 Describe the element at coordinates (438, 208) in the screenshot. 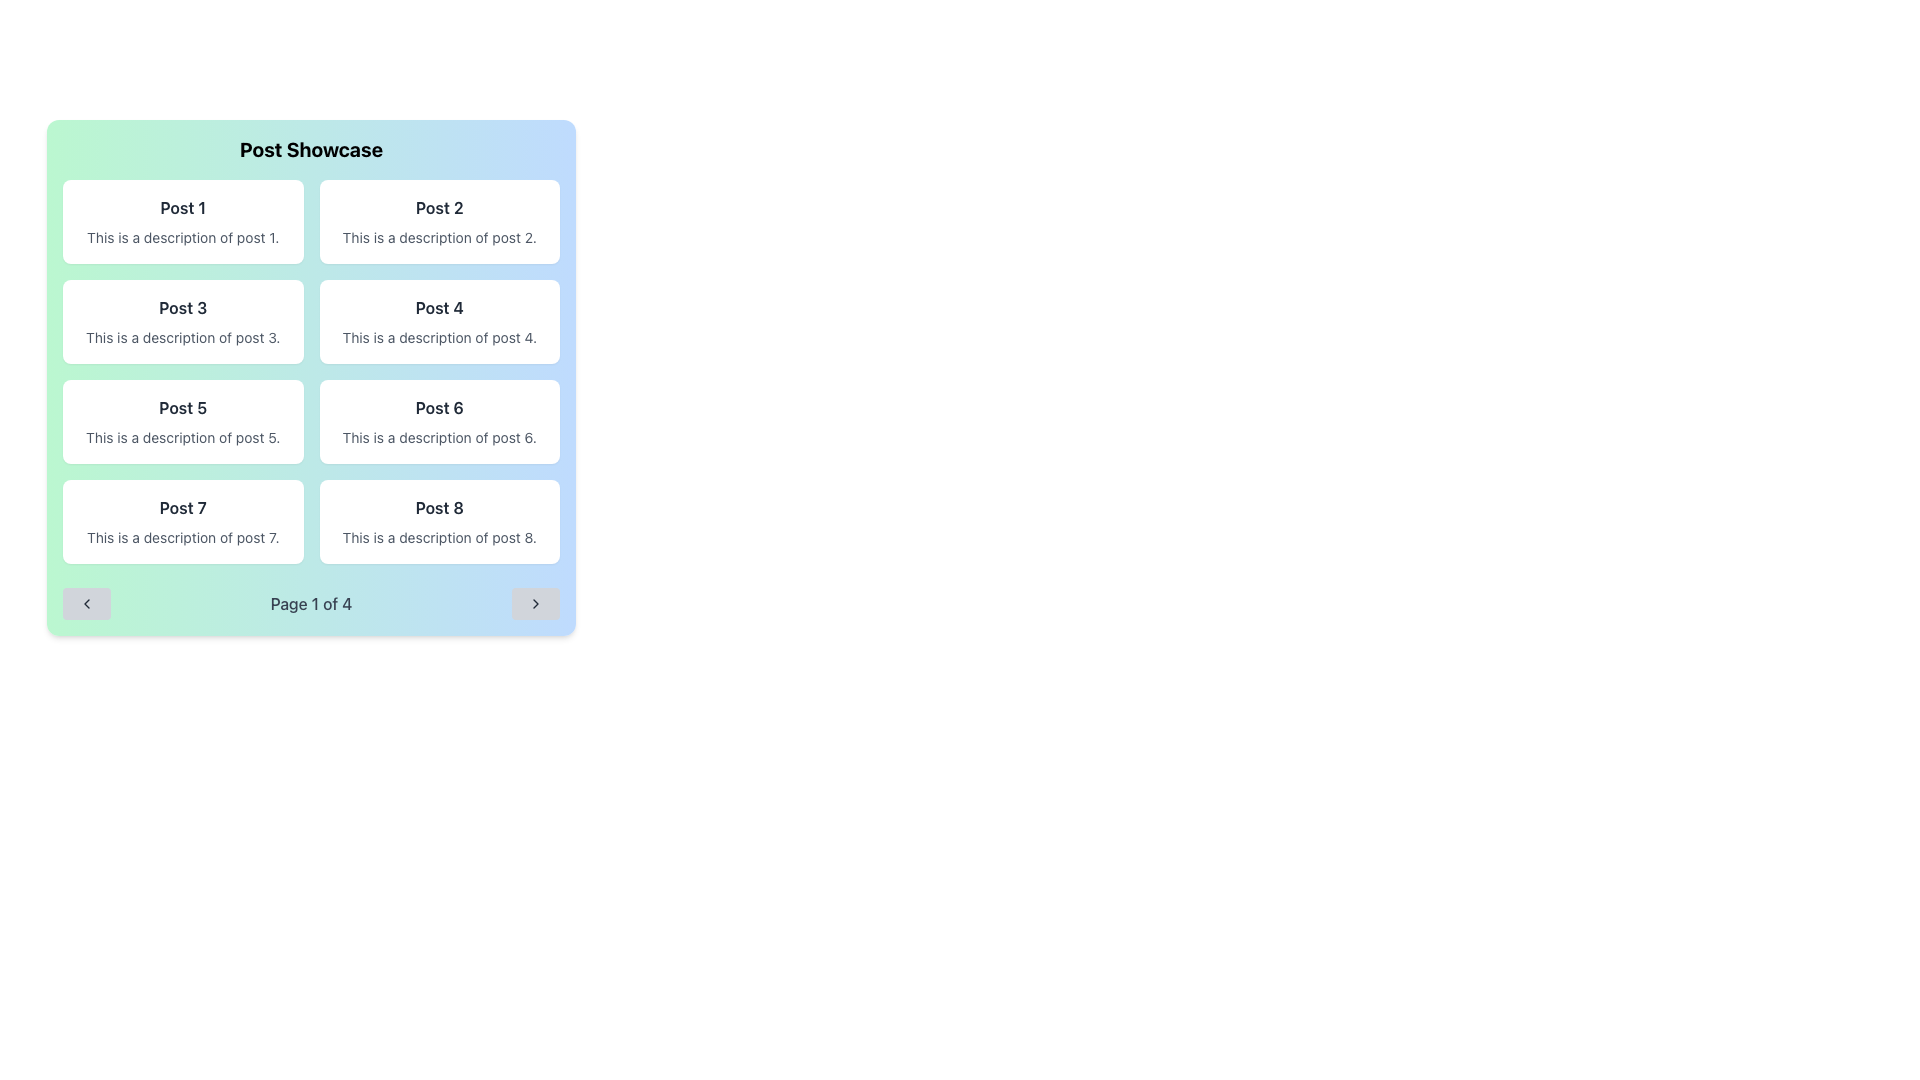

I see `heading text of the post title located in the second card of the first row in the 'Post Showcase' section` at that location.